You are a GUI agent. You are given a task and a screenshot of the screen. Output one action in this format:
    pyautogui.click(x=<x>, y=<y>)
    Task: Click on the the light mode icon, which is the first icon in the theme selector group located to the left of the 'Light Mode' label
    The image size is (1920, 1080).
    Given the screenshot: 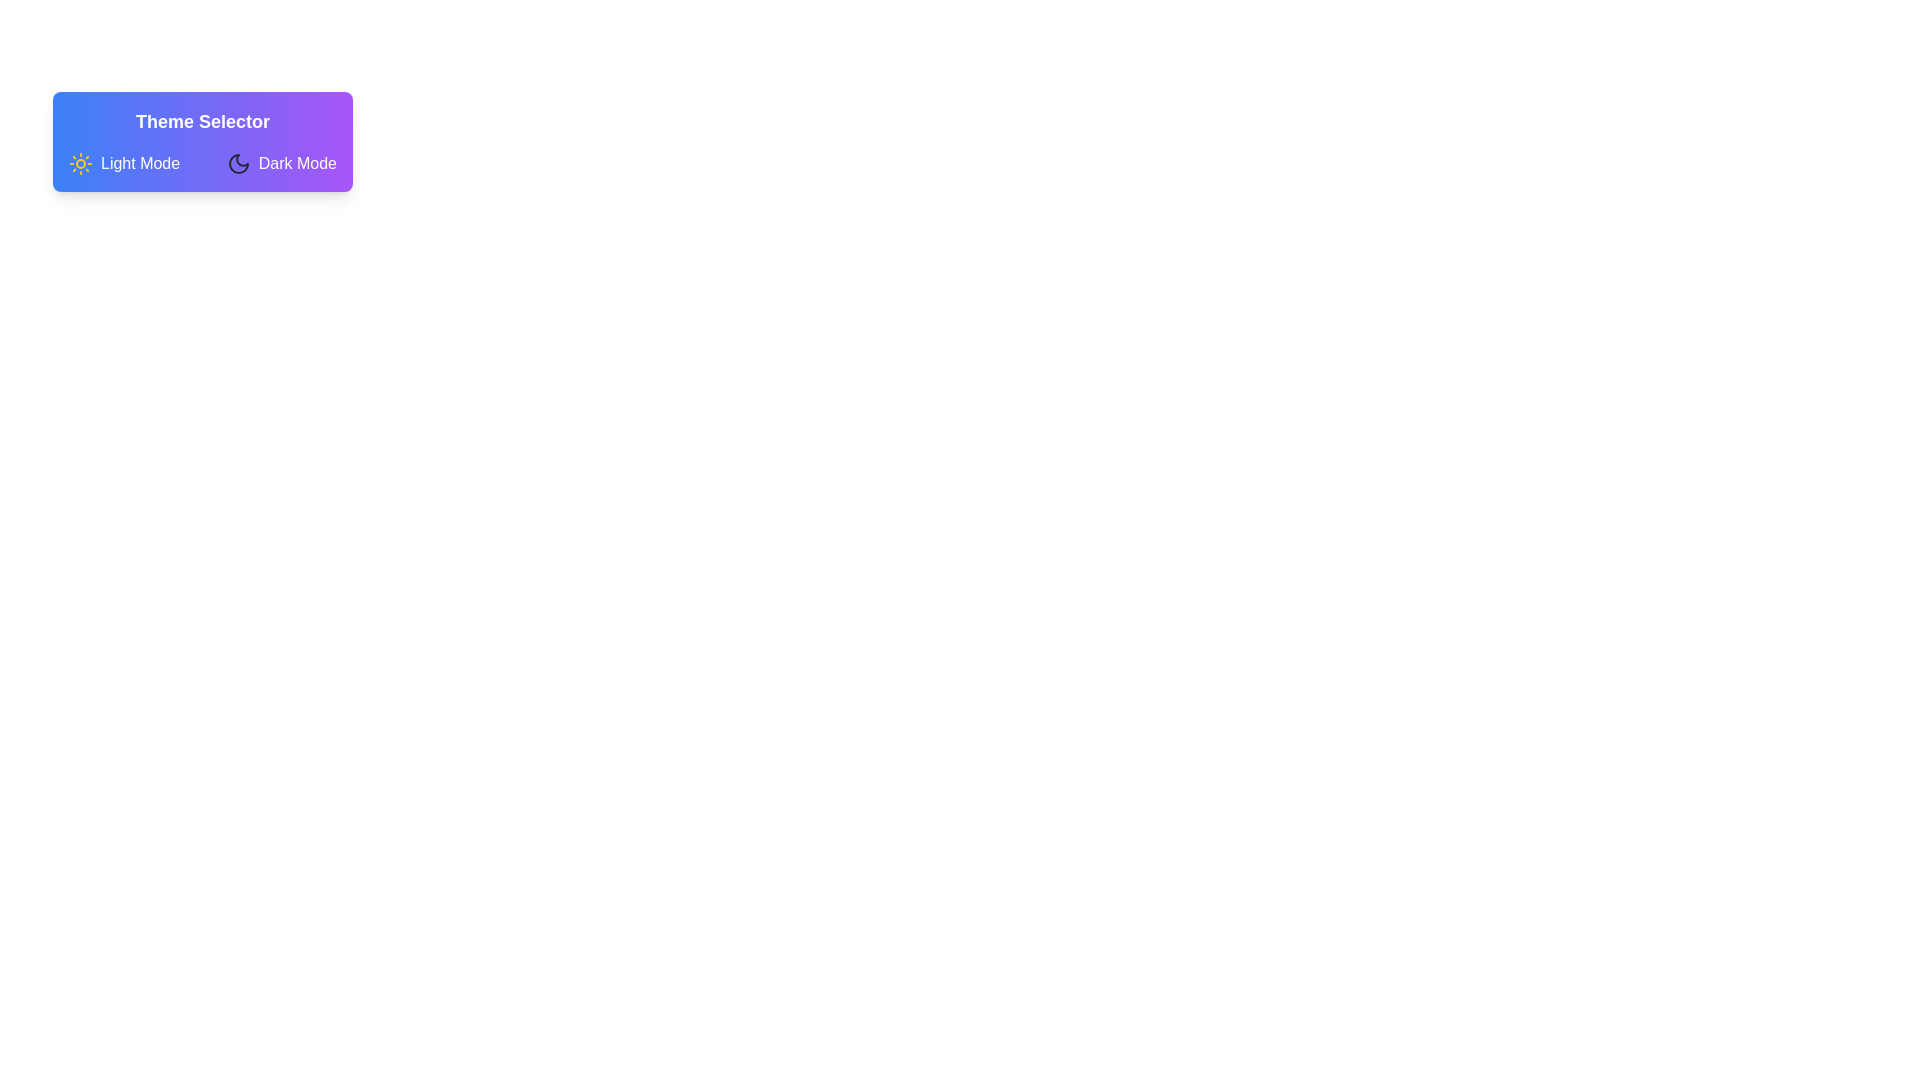 What is the action you would take?
    pyautogui.click(x=80, y=163)
    